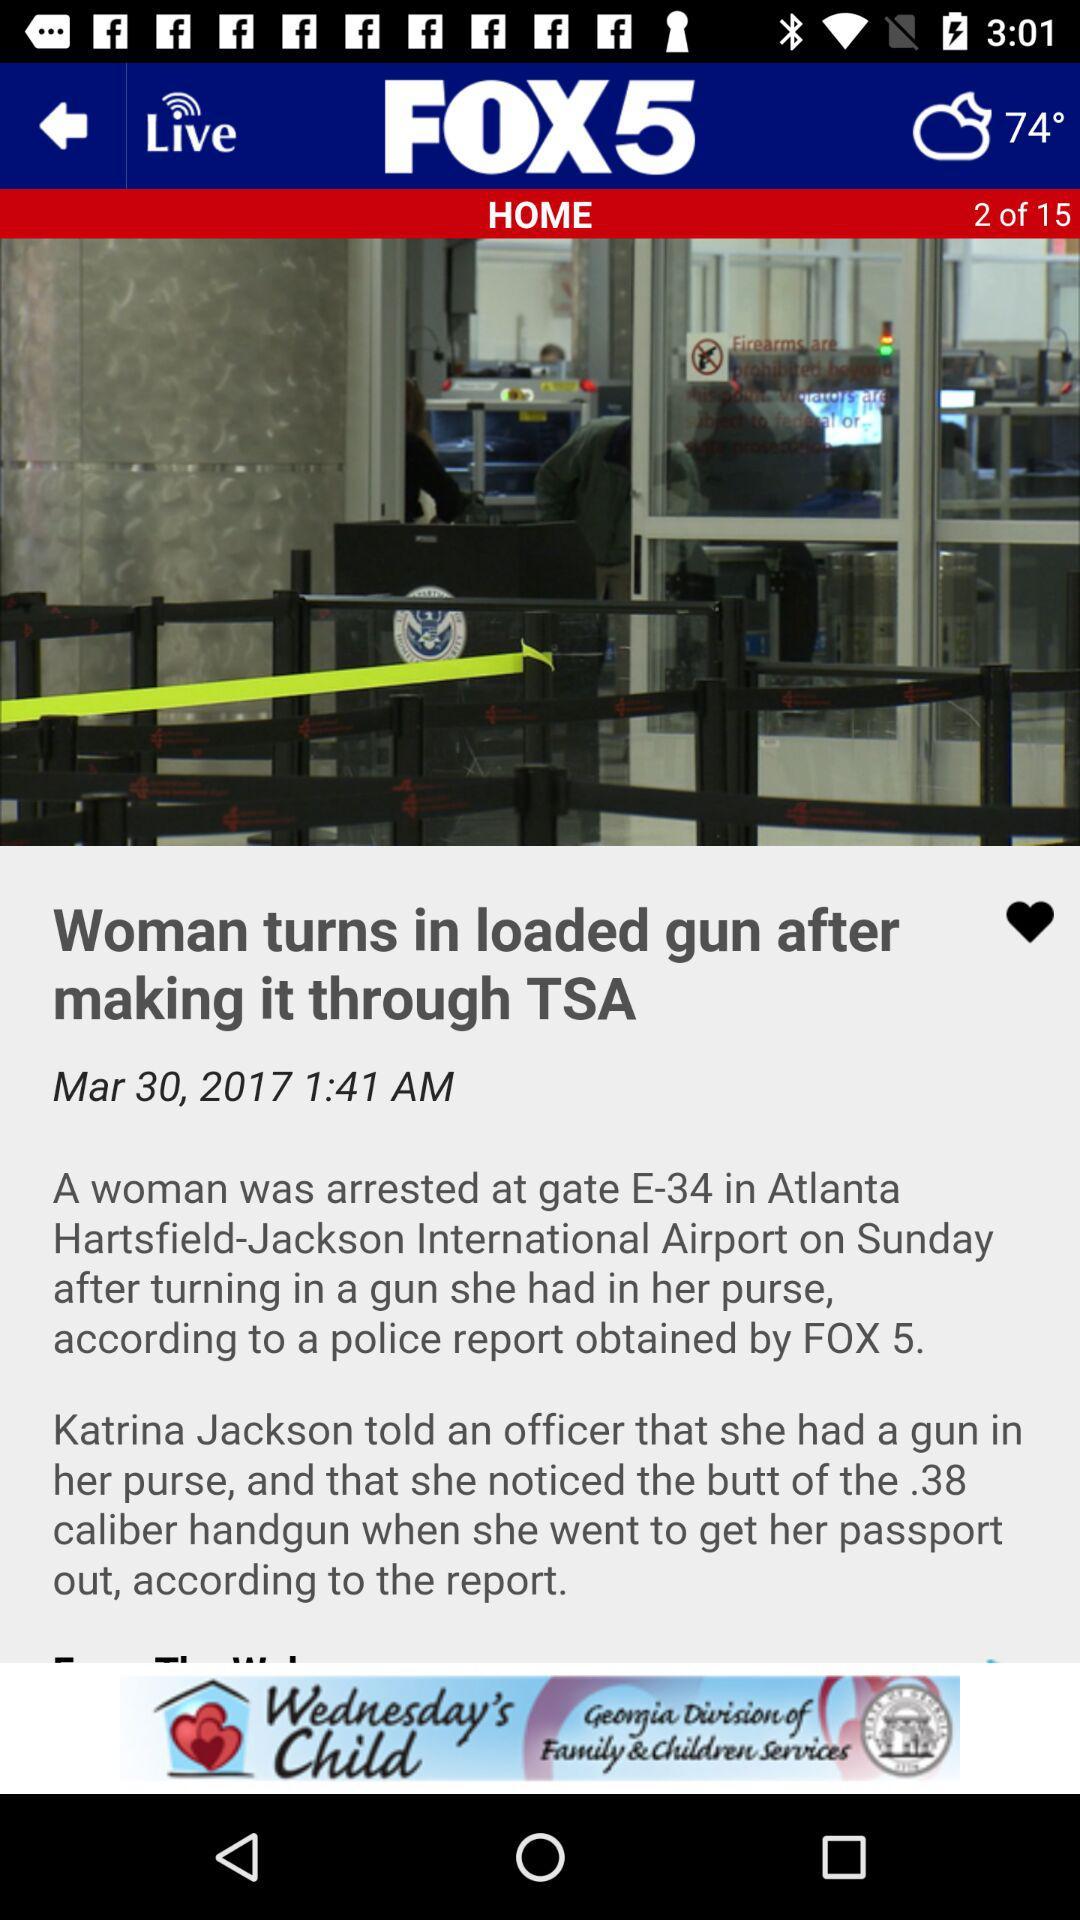  What do you see at coordinates (1017, 921) in the screenshot?
I see `the favorite icon` at bounding box center [1017, 921].